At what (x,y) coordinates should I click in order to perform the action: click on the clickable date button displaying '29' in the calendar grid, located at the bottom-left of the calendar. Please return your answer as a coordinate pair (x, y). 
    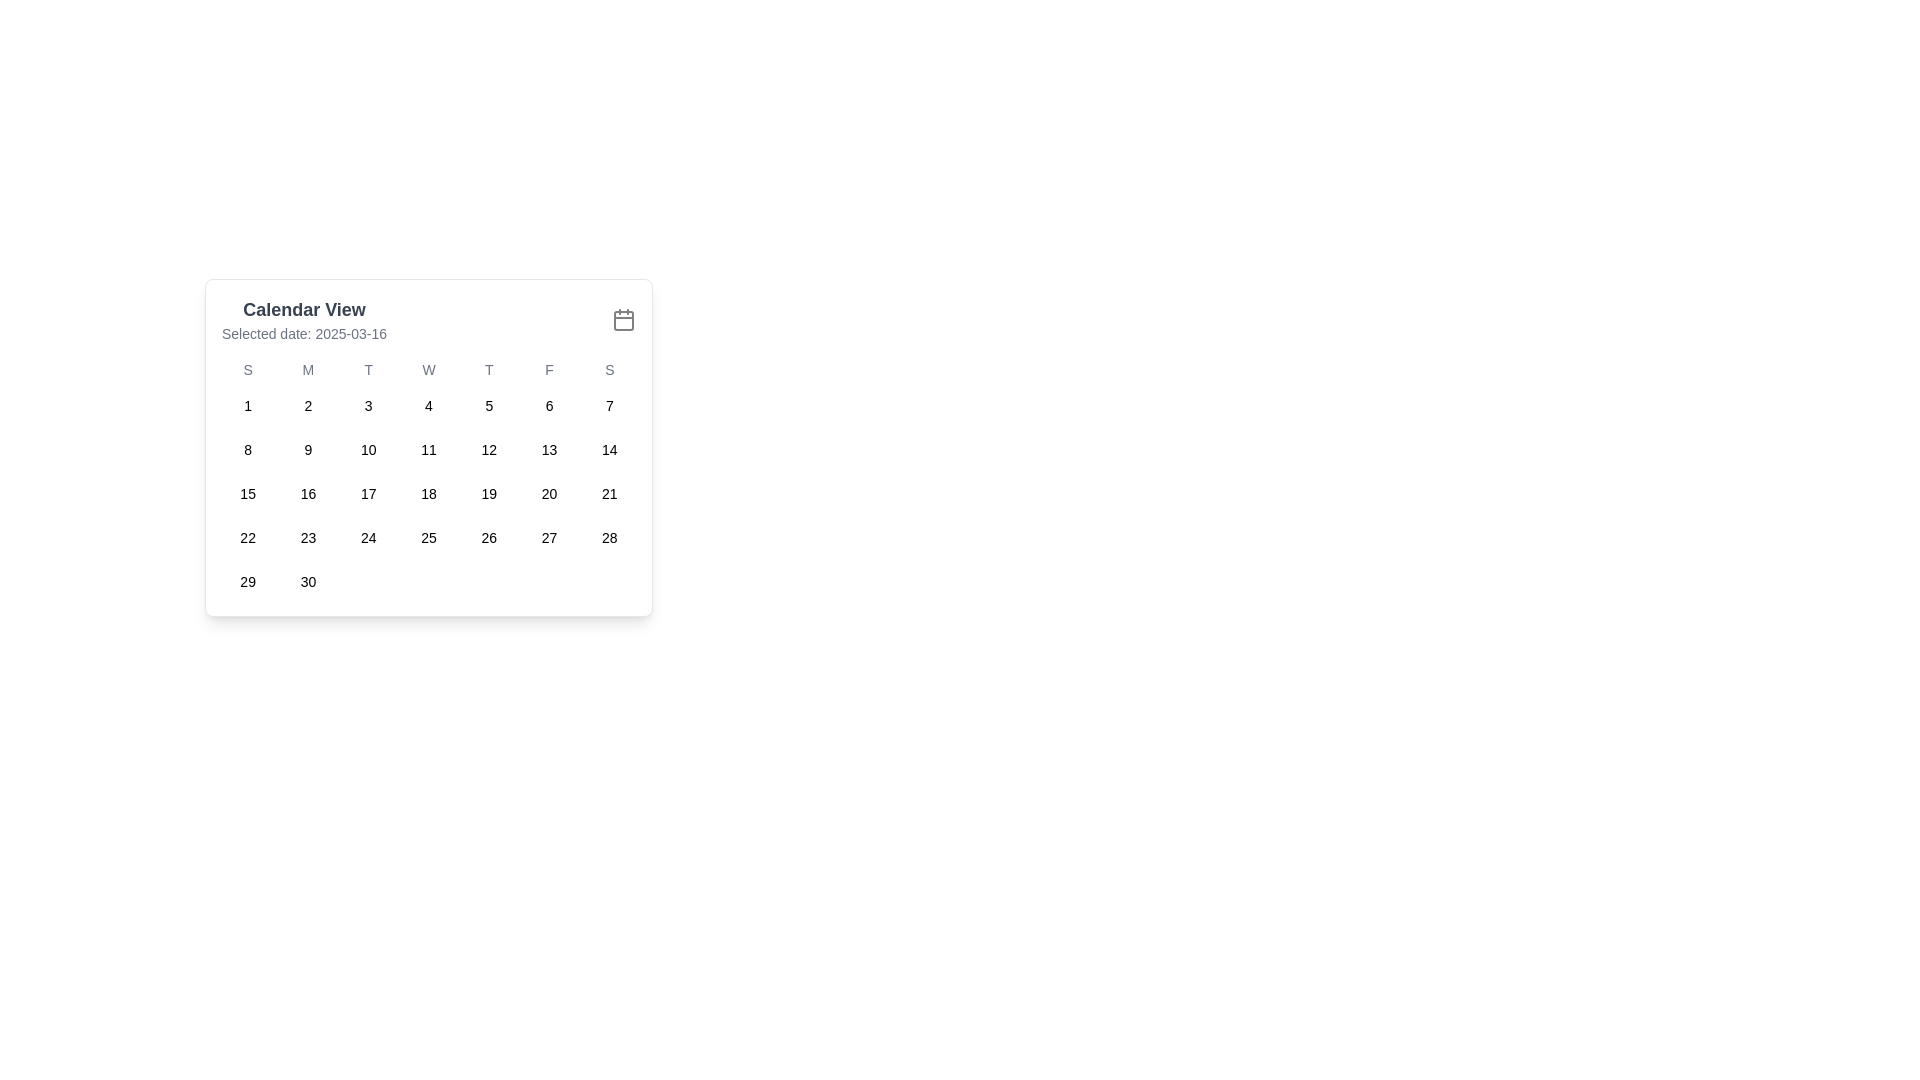
    Looking at the image, I should click on (247, 582).